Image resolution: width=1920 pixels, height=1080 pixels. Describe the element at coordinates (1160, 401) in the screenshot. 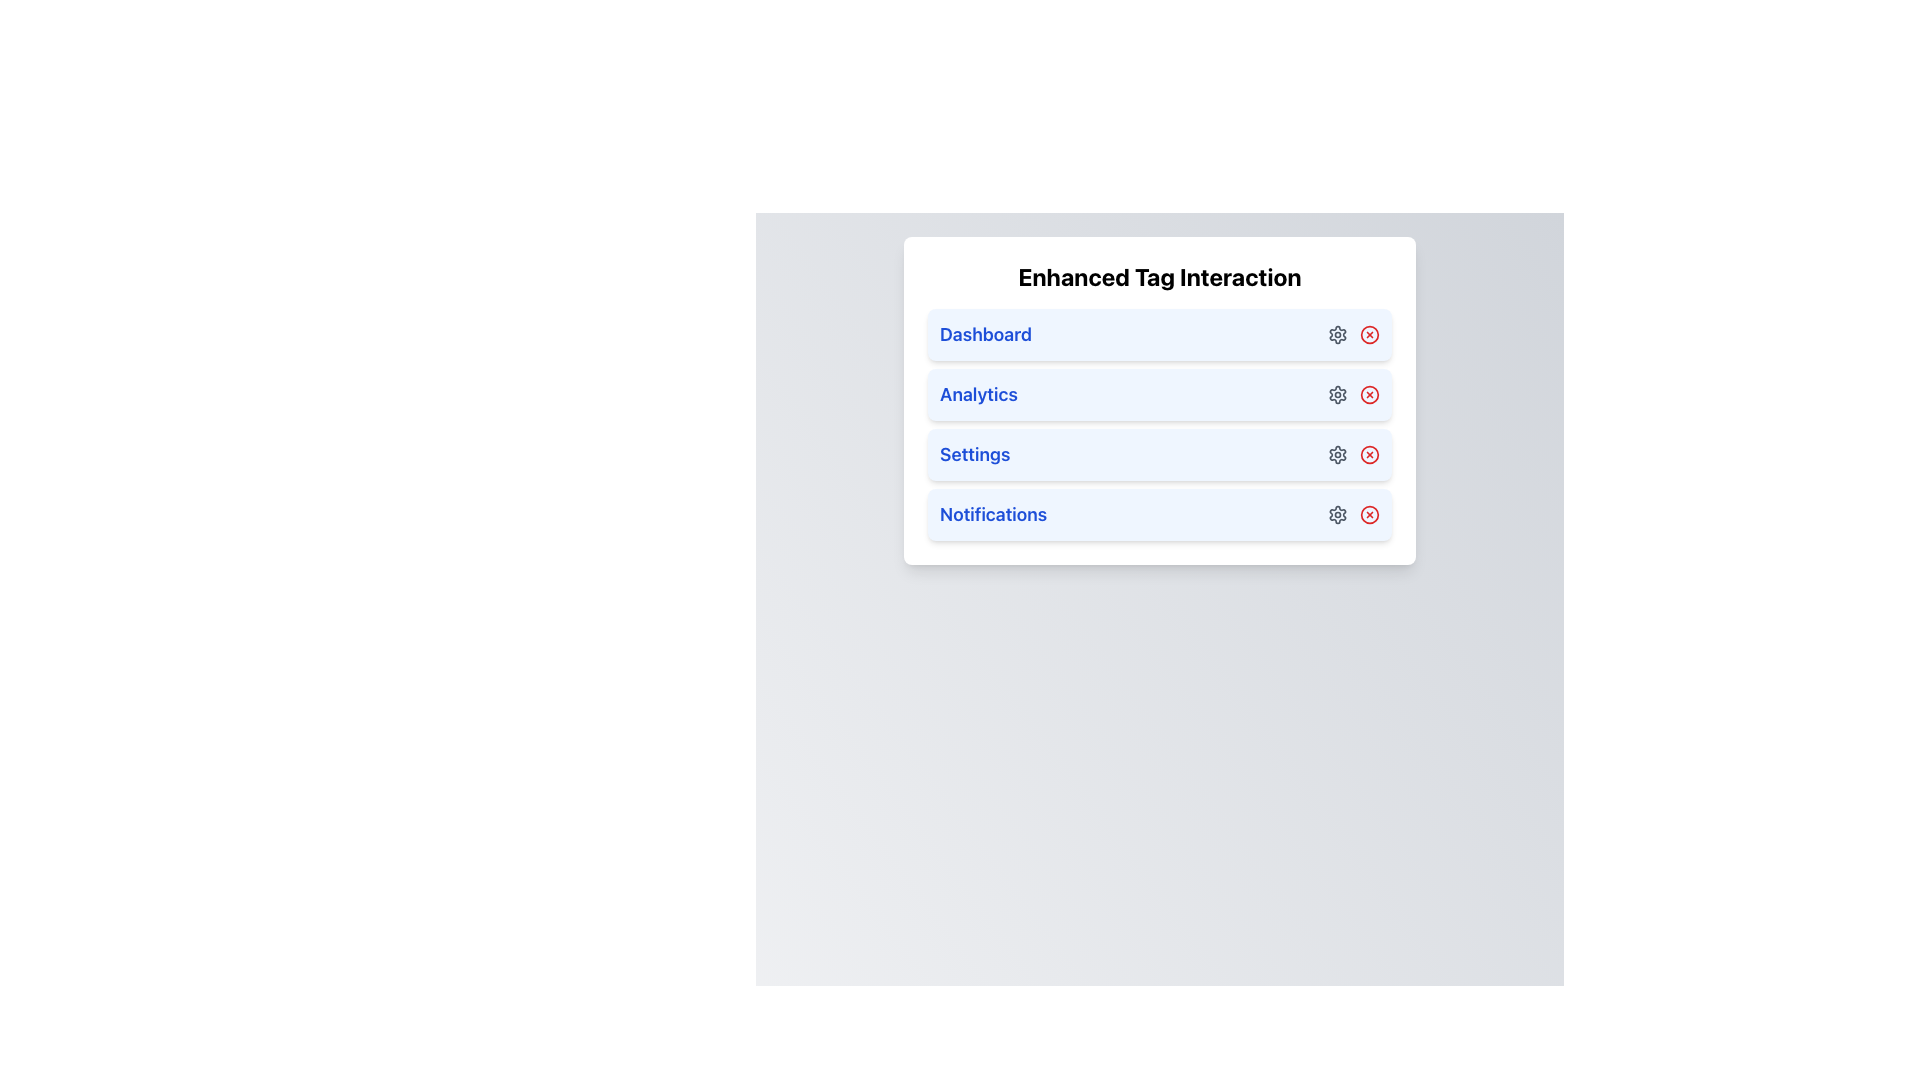

I see `the 'Analytics' menu item, which is the second option from the top in the menu, located directly below 'Dashboard' and above 'Settings'` at that location.